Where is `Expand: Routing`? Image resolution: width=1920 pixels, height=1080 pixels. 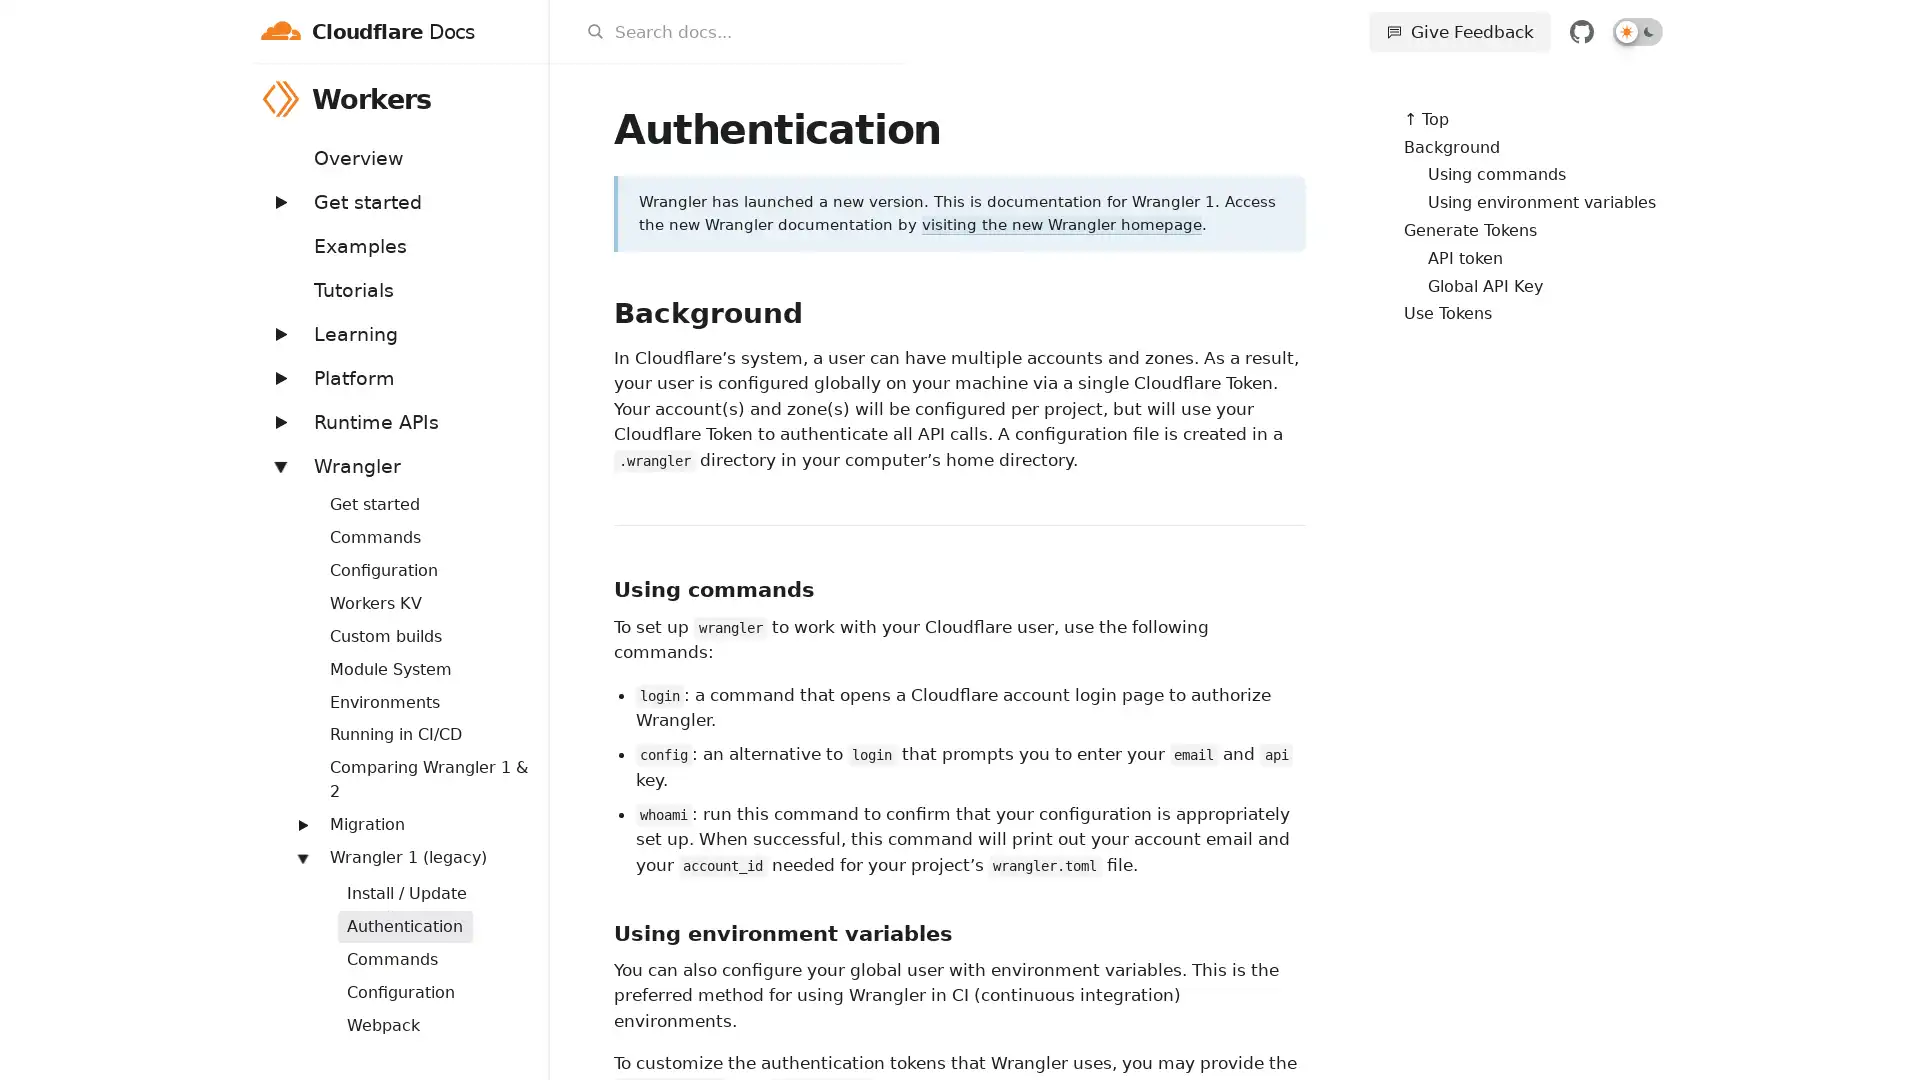
Expand: Routing is located at coordinates (291, 844).